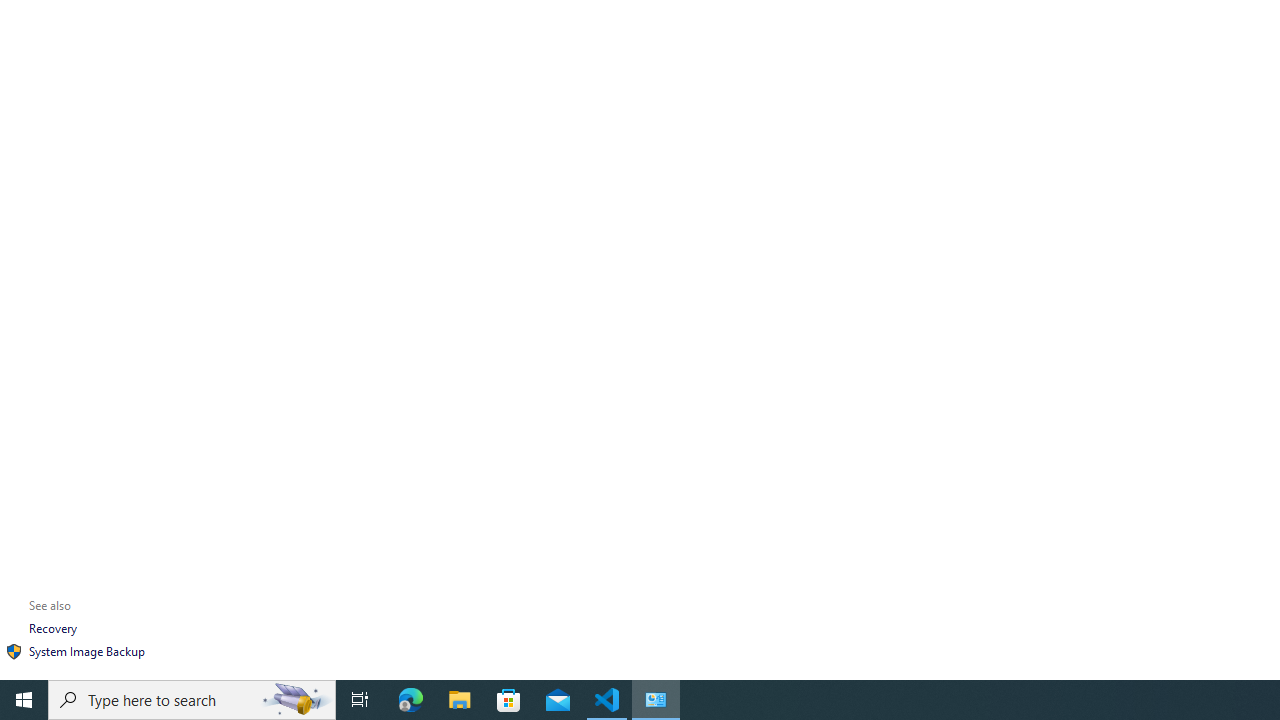 The width and height of the screenshot is (1280, 720). Describe the element at coordinates (656, 698) in the screenshot. I see `'Control Panel - 1 running window'` at that location.